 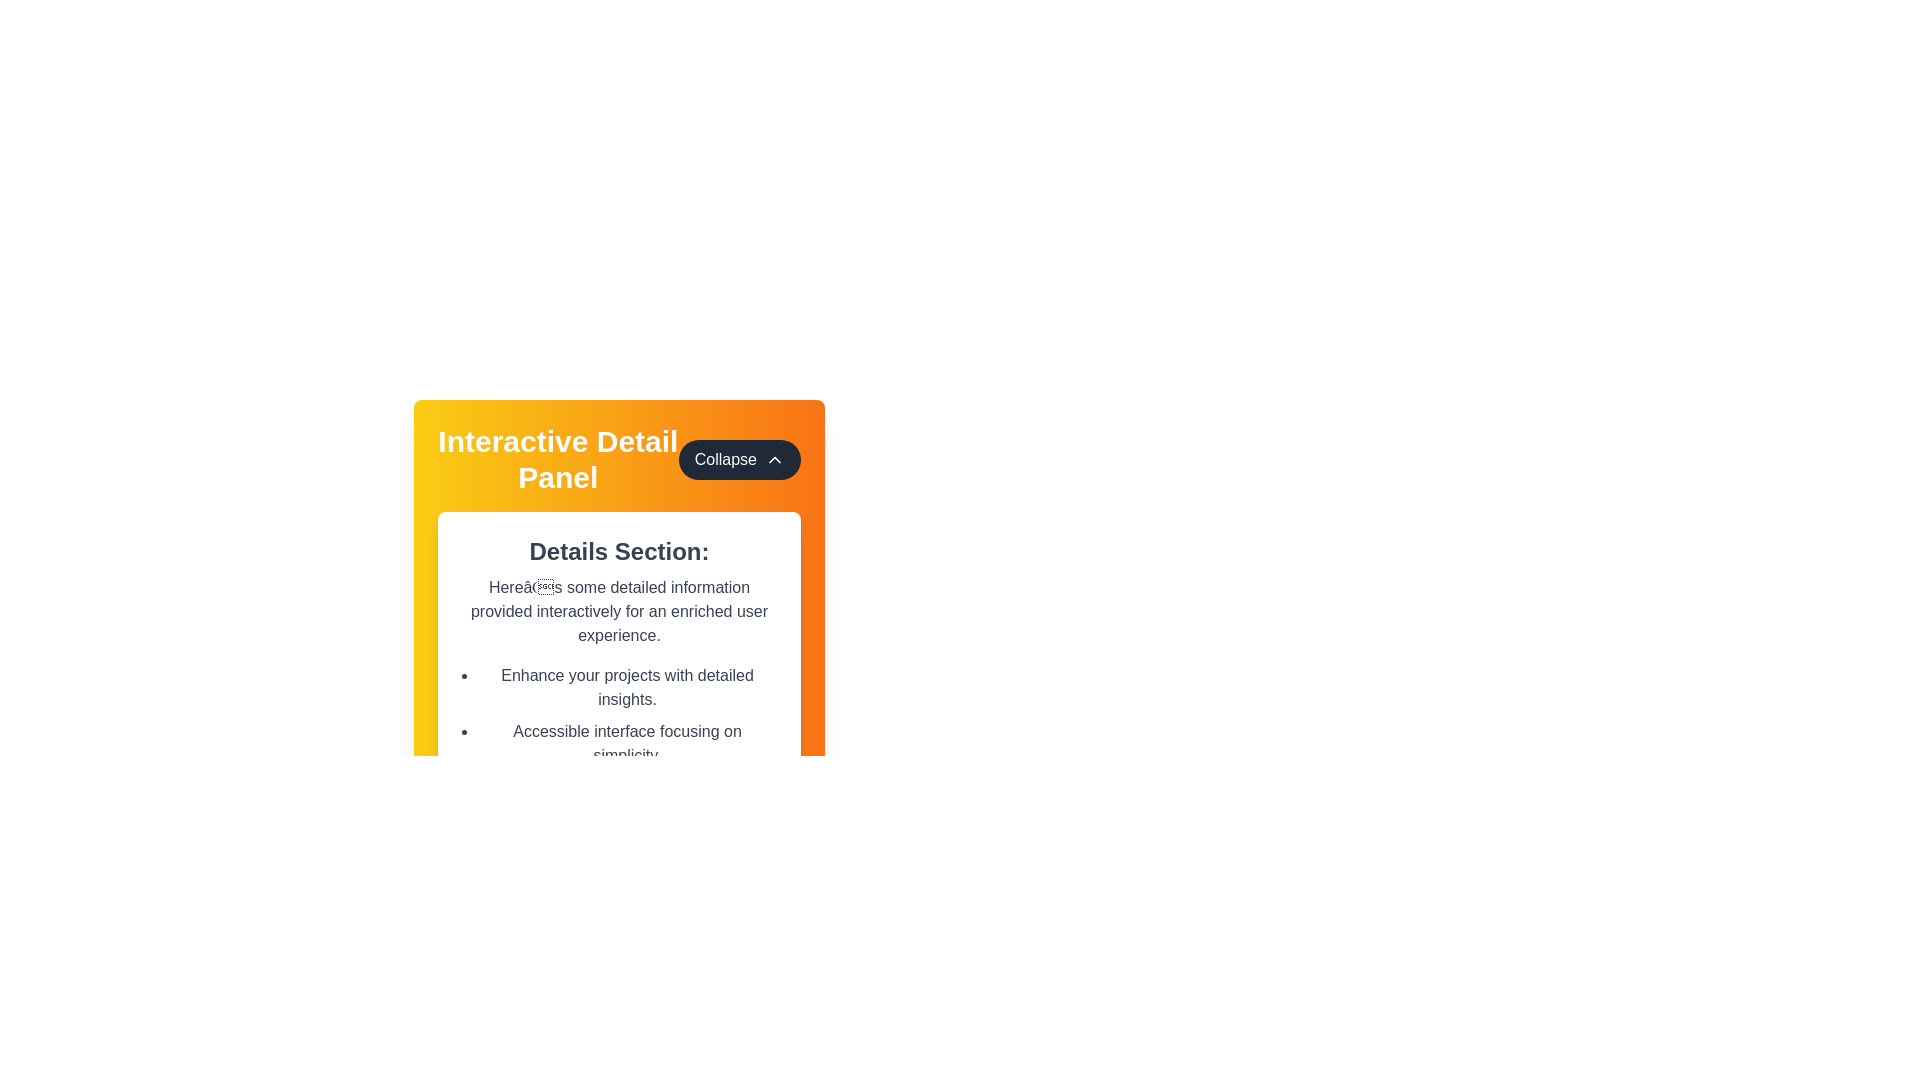 I want to click on text content of the white card in the 'Interactive Detail Panel', which contains the title 'Details Section:' and descriptive content, so click(x=618, y=566).